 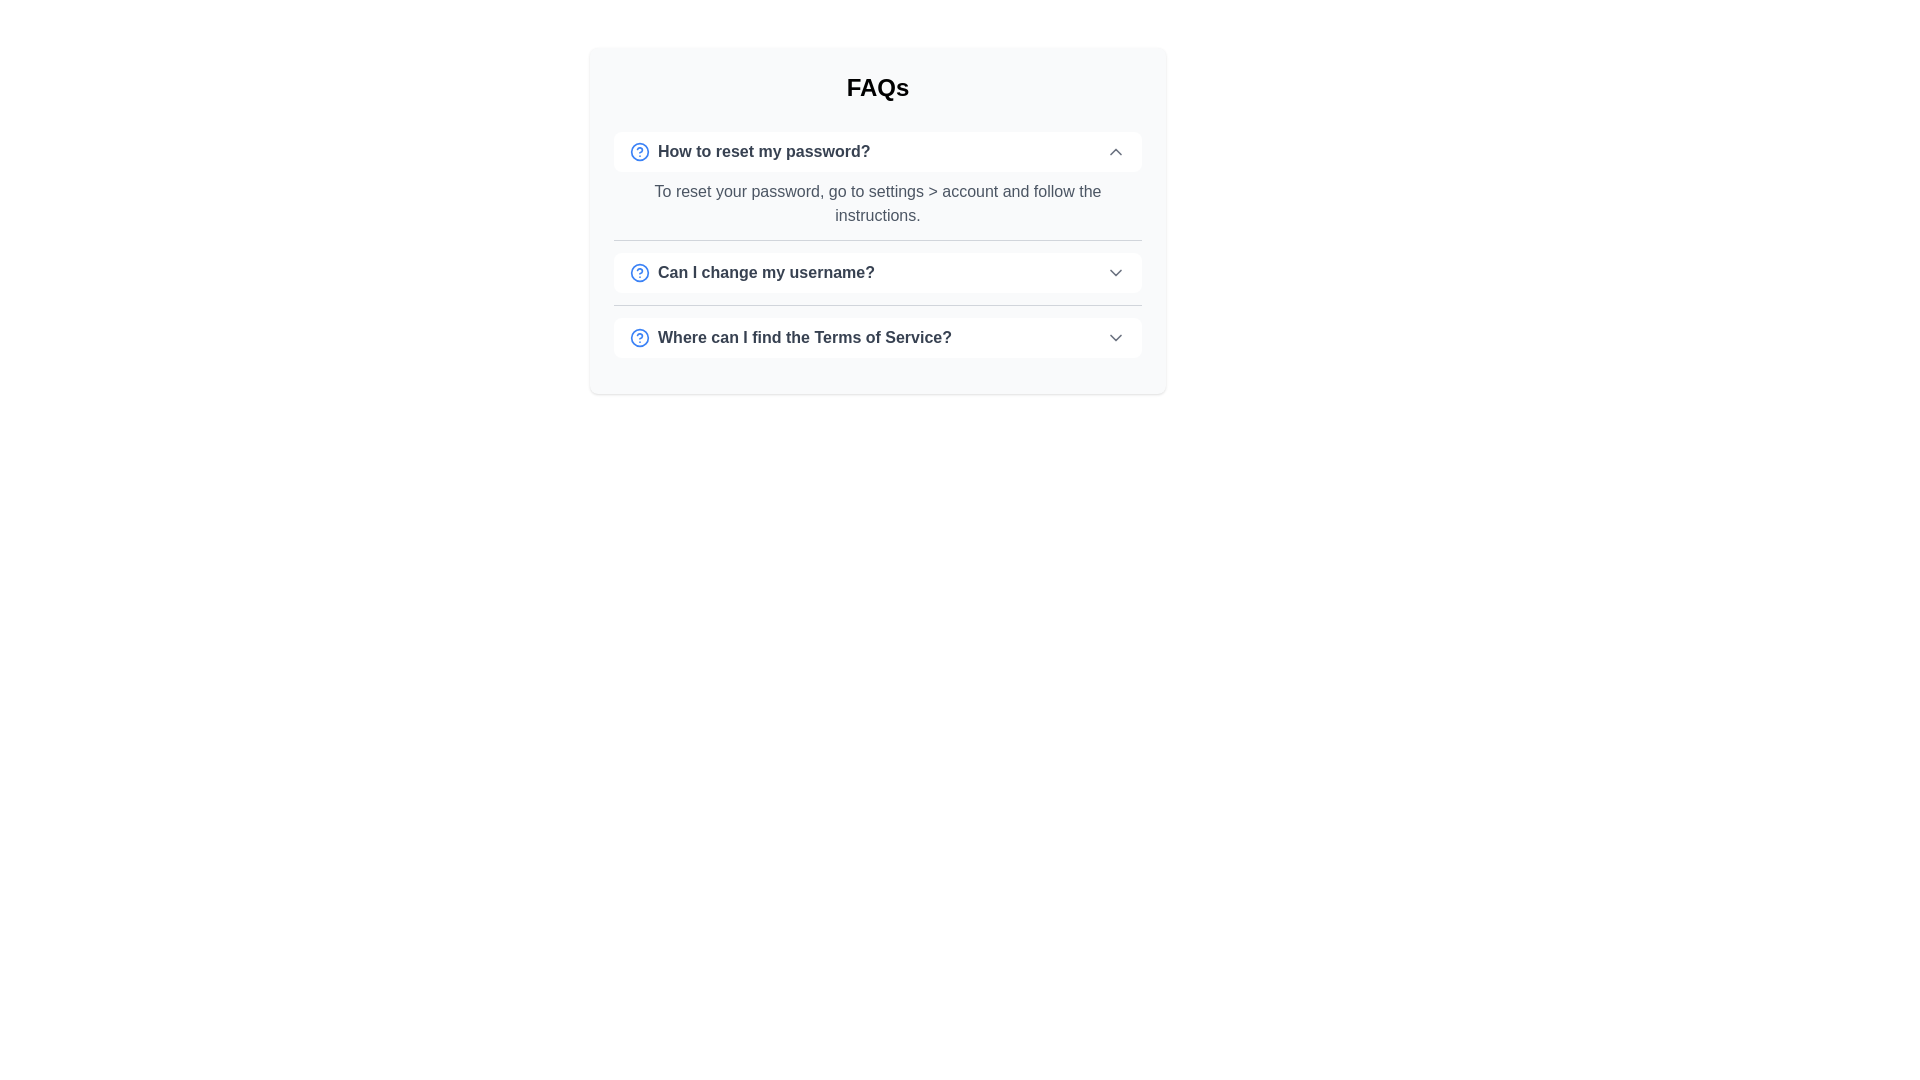 I want to click on the chevron icon, so click(x=1115, y=337).